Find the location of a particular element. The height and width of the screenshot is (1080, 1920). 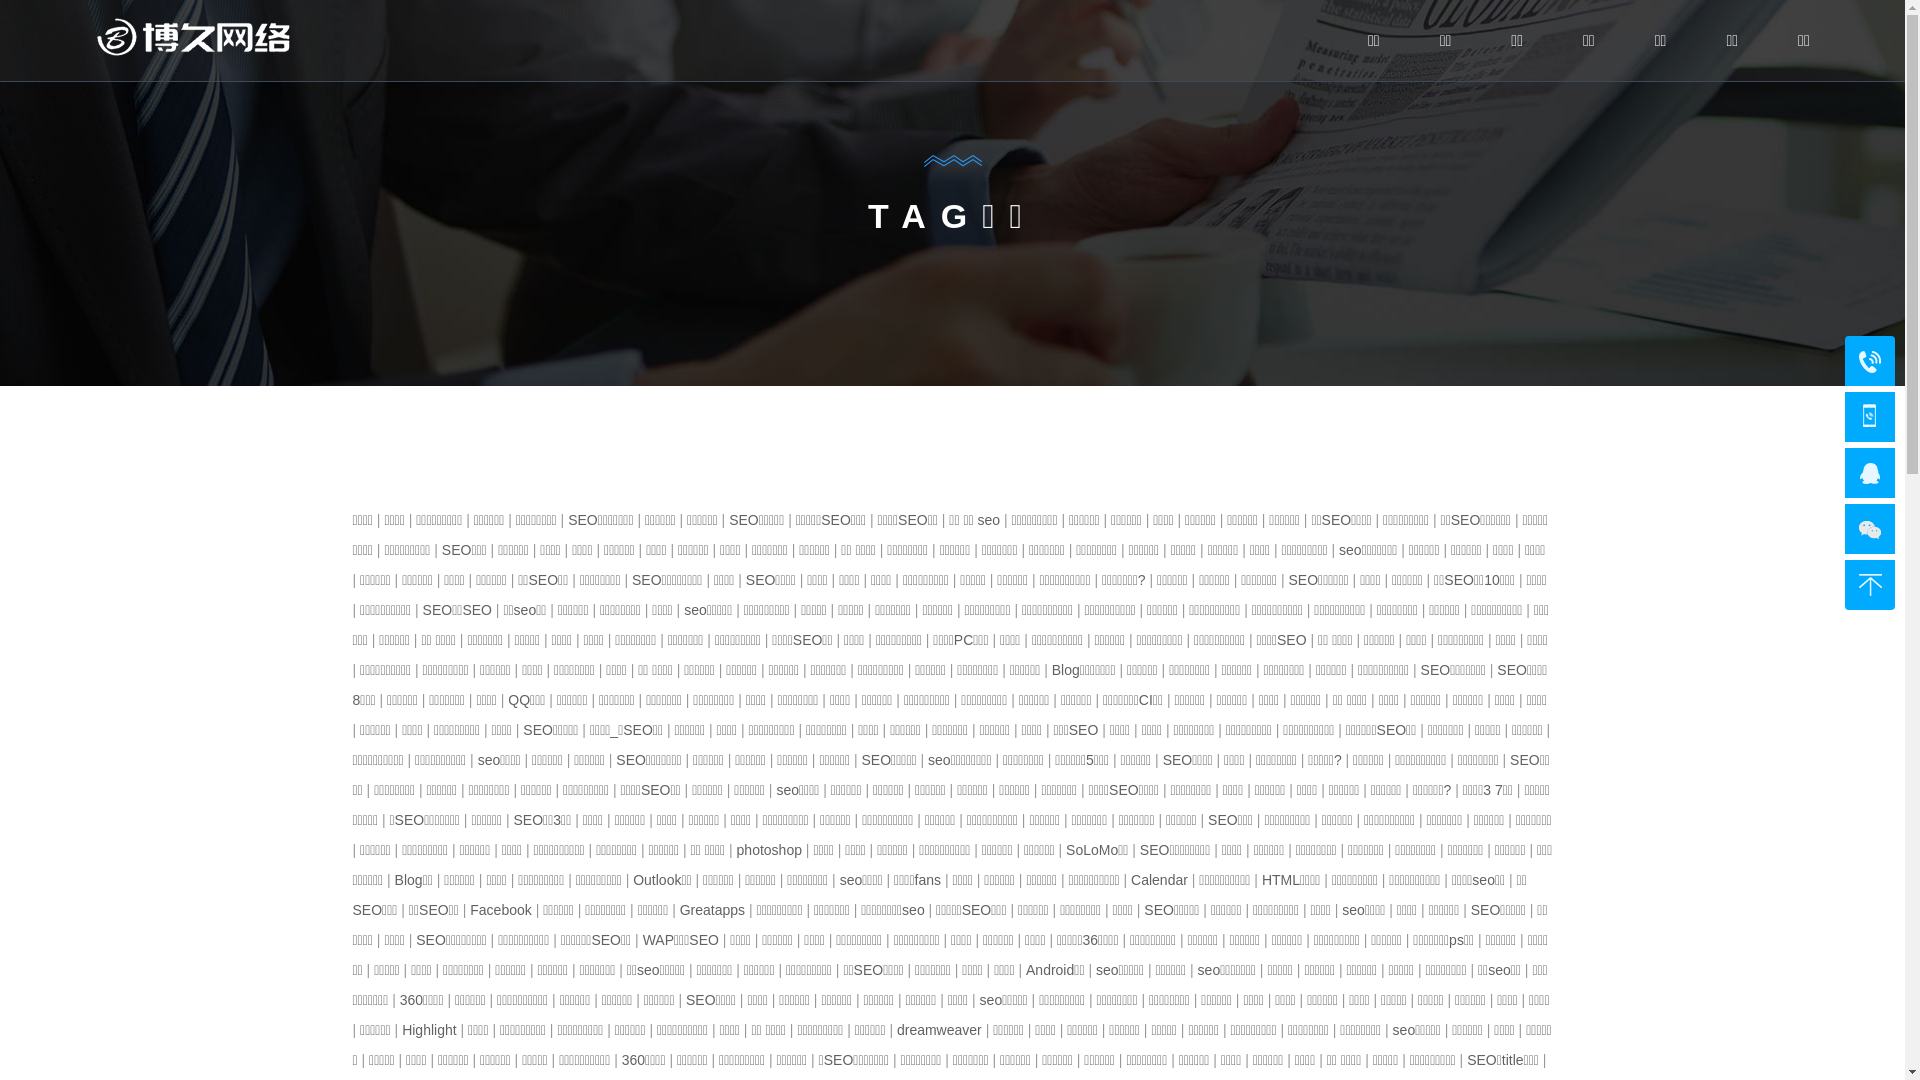

'Calendar' is located at coordinates (1159, 878).